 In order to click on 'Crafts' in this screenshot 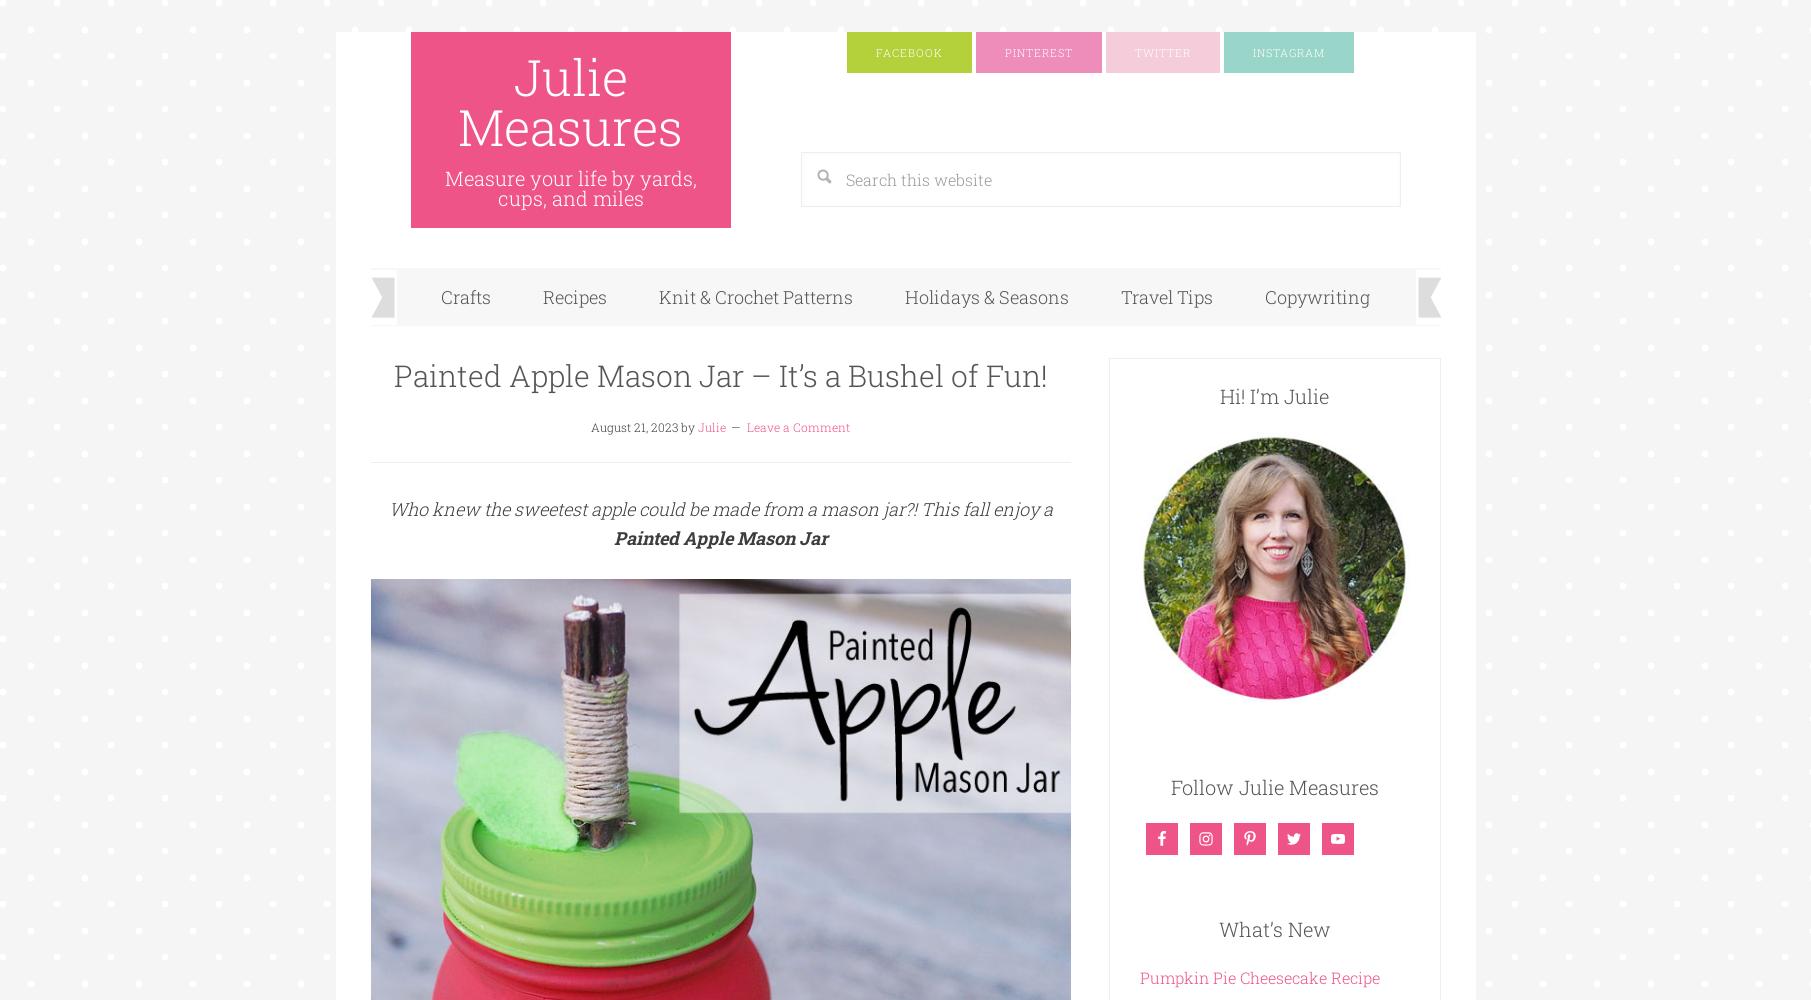, I will do `click(465, 297)`.